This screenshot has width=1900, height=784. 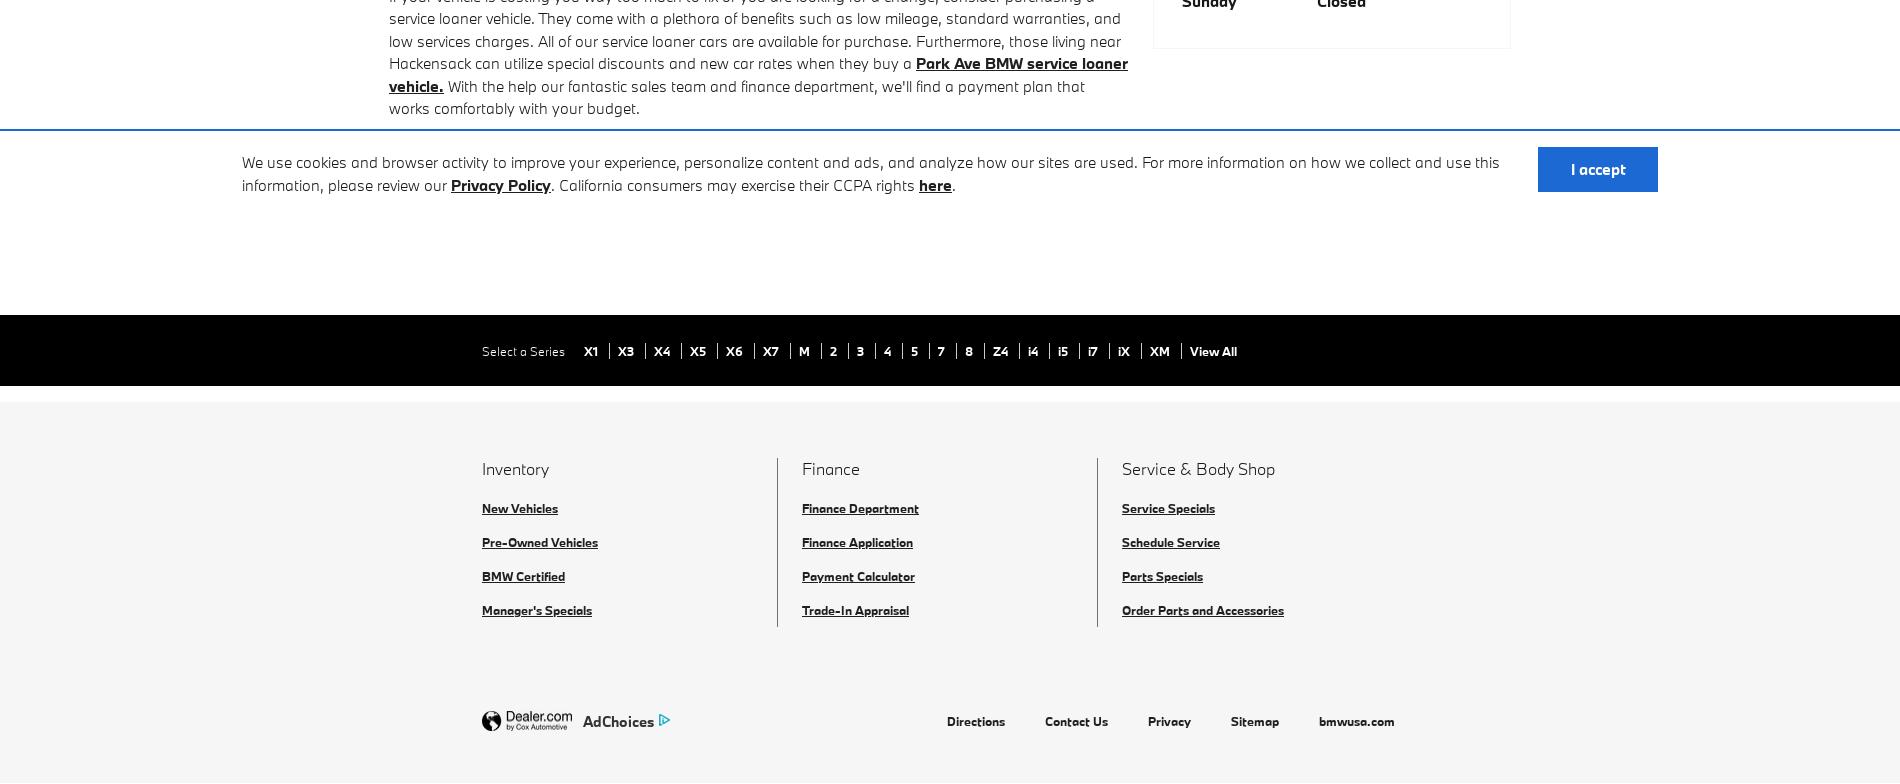 I want to click on 'Sitemap', so click(x=1253, y=720).